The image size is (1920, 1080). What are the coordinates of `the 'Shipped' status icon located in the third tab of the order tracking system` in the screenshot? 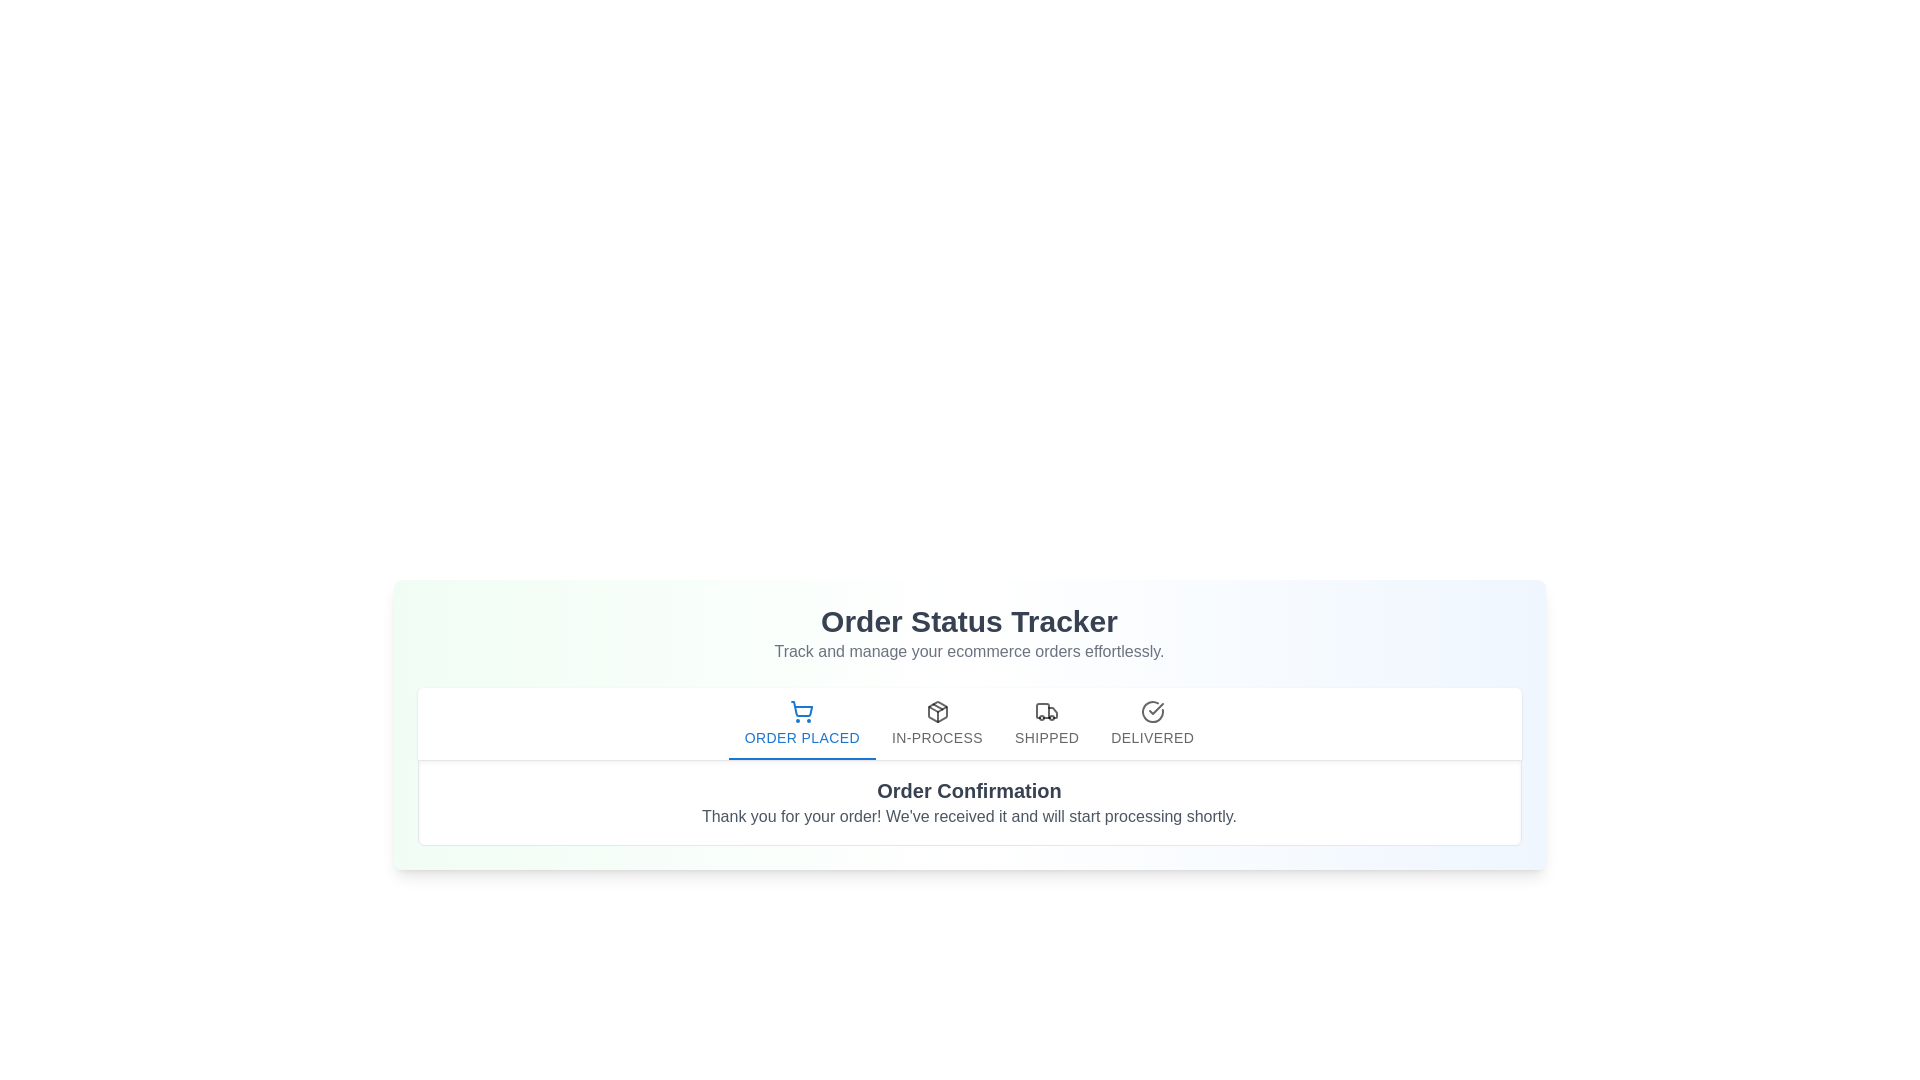 It's located at (1046, 711).